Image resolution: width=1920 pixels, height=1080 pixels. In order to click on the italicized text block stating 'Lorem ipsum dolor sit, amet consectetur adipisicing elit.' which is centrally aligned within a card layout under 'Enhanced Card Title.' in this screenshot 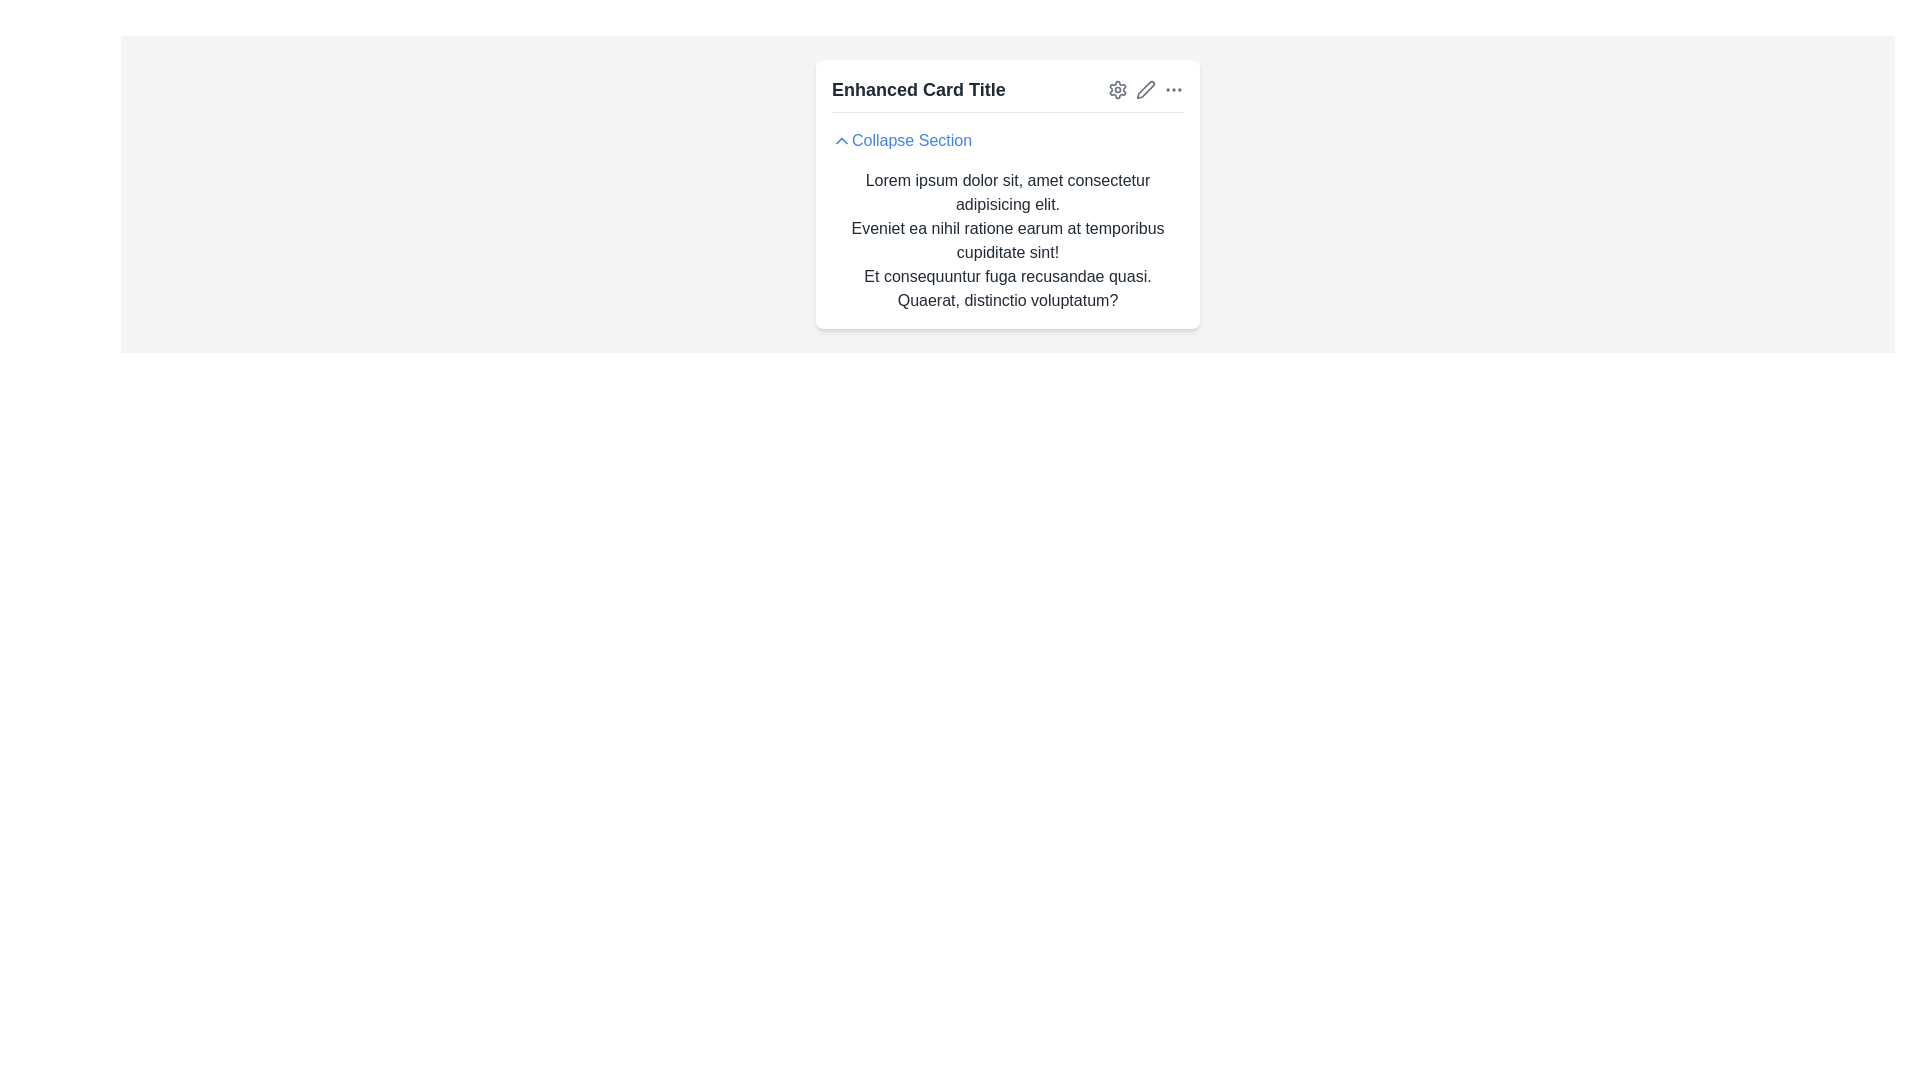, I will do `click(1008, 192)`.